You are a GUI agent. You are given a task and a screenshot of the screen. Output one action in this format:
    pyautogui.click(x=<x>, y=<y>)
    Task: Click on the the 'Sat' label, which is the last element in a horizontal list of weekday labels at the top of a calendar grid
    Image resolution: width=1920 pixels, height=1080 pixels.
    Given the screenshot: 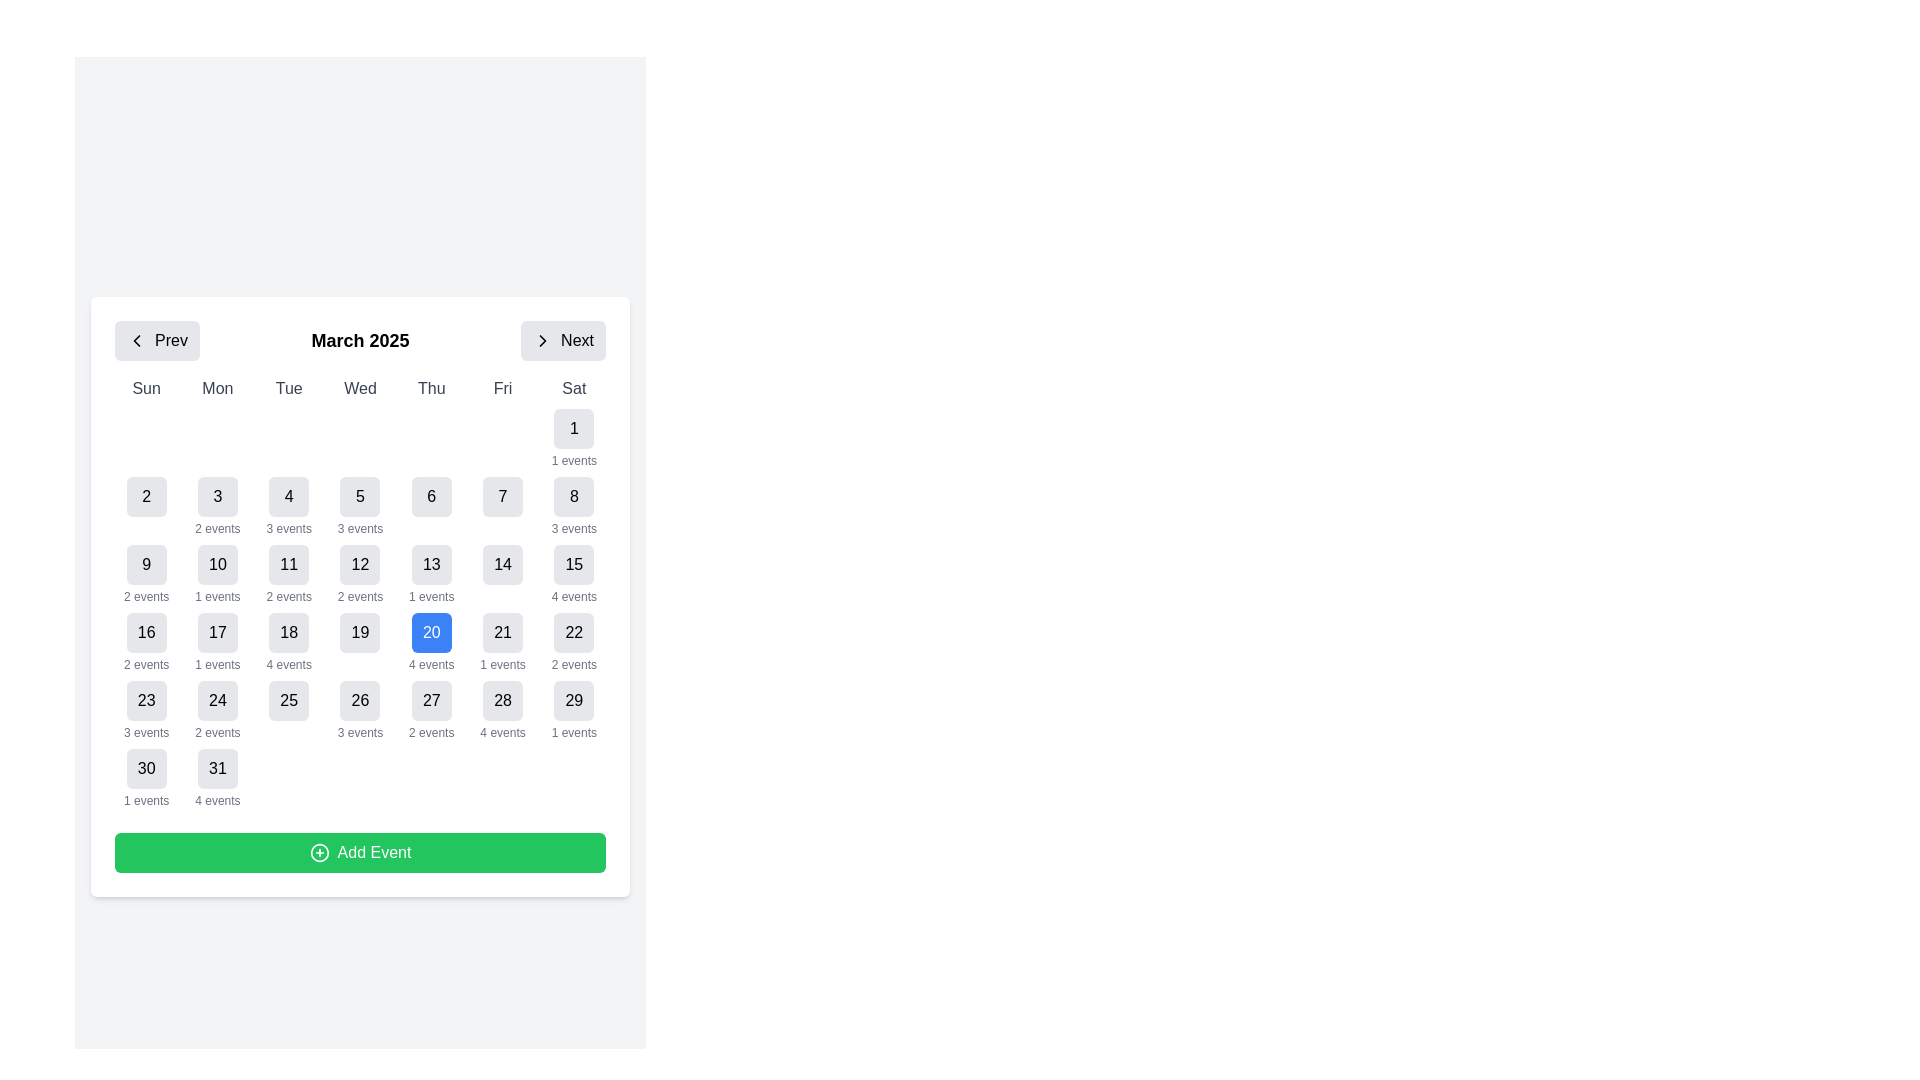 What is the action you would take?
    pyautogui.click(x=573, y=389)
    